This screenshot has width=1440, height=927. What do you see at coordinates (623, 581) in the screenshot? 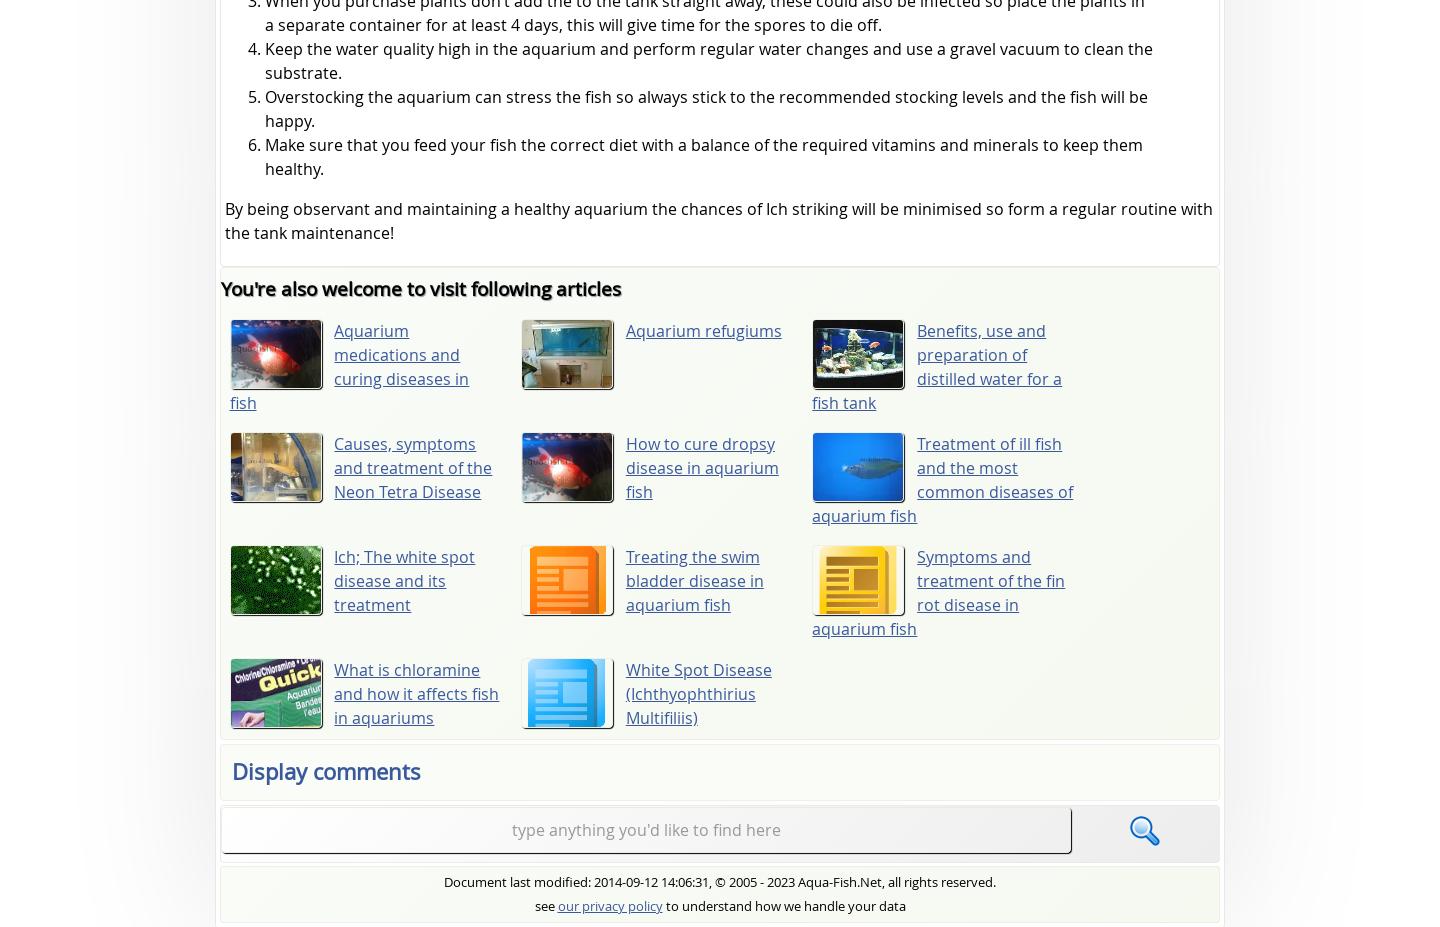
I see `'Treating the swim bladder disease in aquarium fish'` at bounding box center [623, 581].